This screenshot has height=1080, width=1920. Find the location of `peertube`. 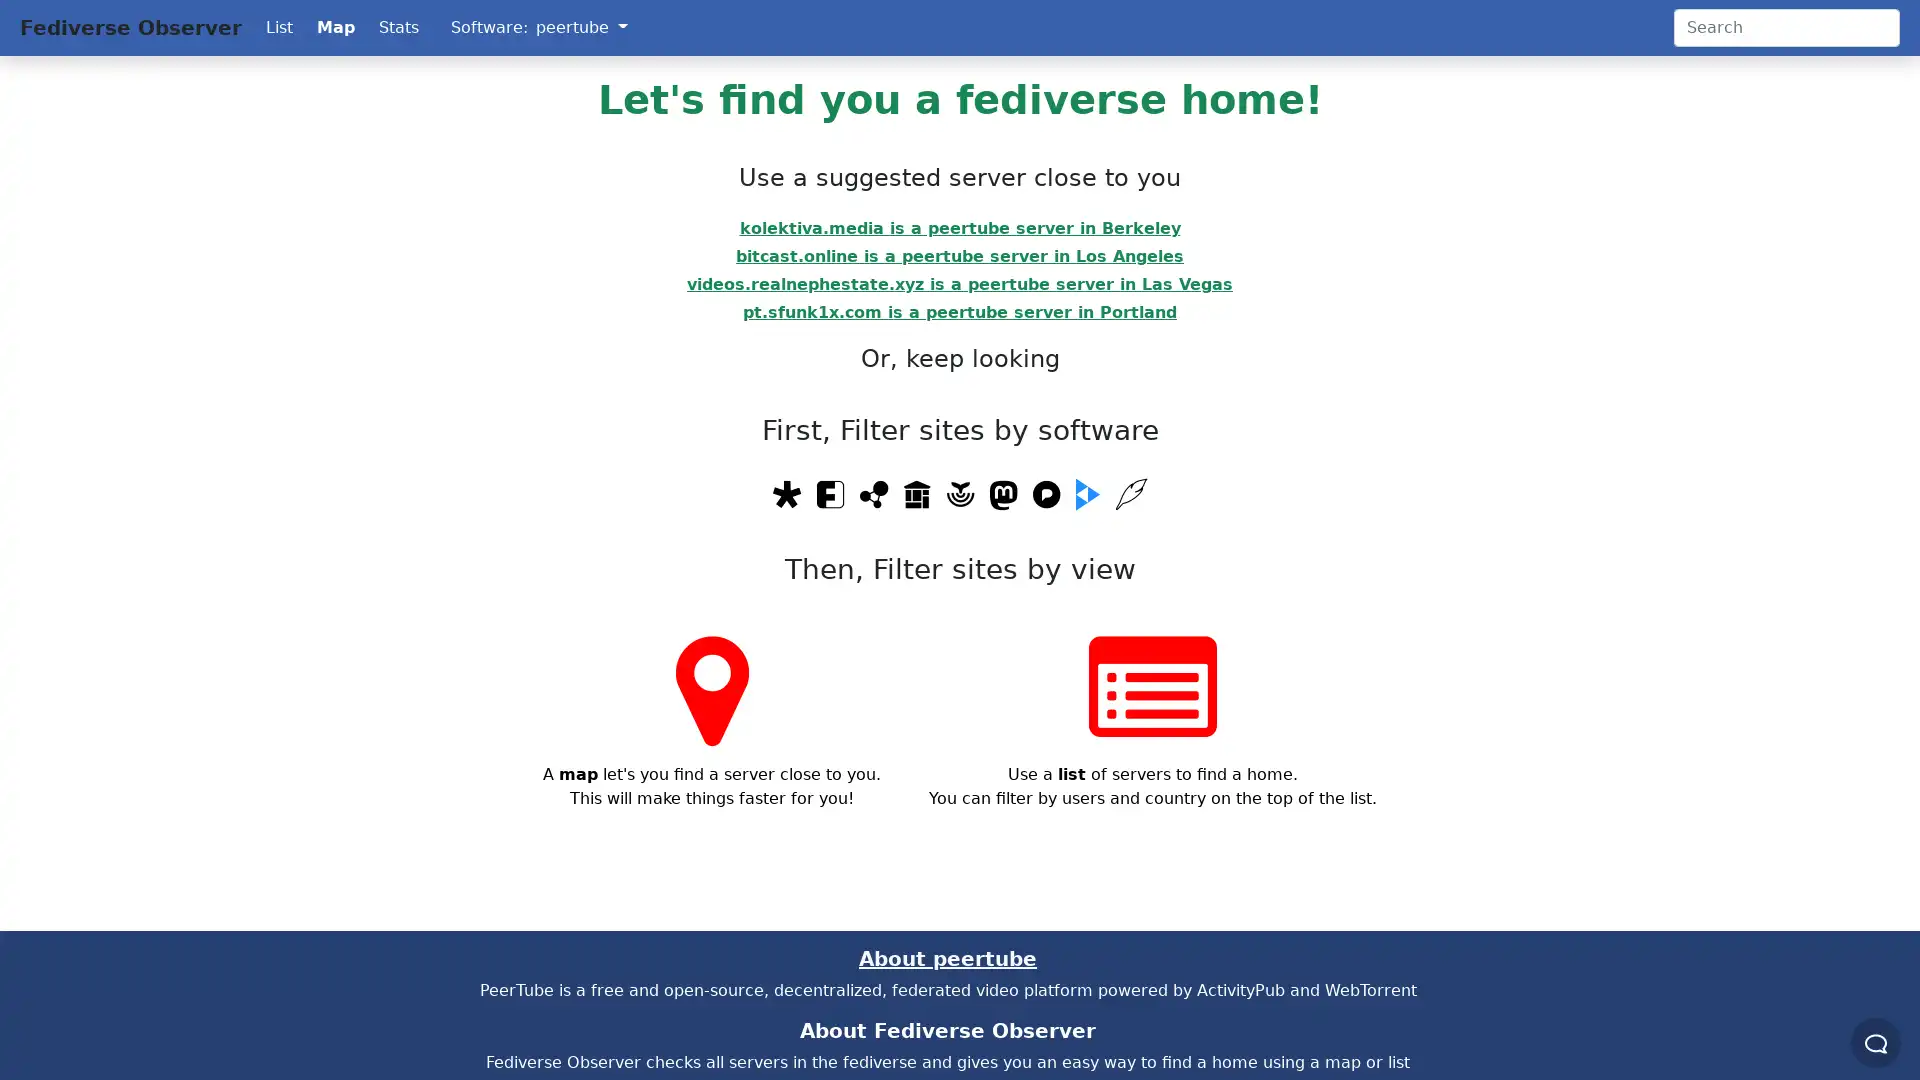

peertube is located at coordinates (580, 27).